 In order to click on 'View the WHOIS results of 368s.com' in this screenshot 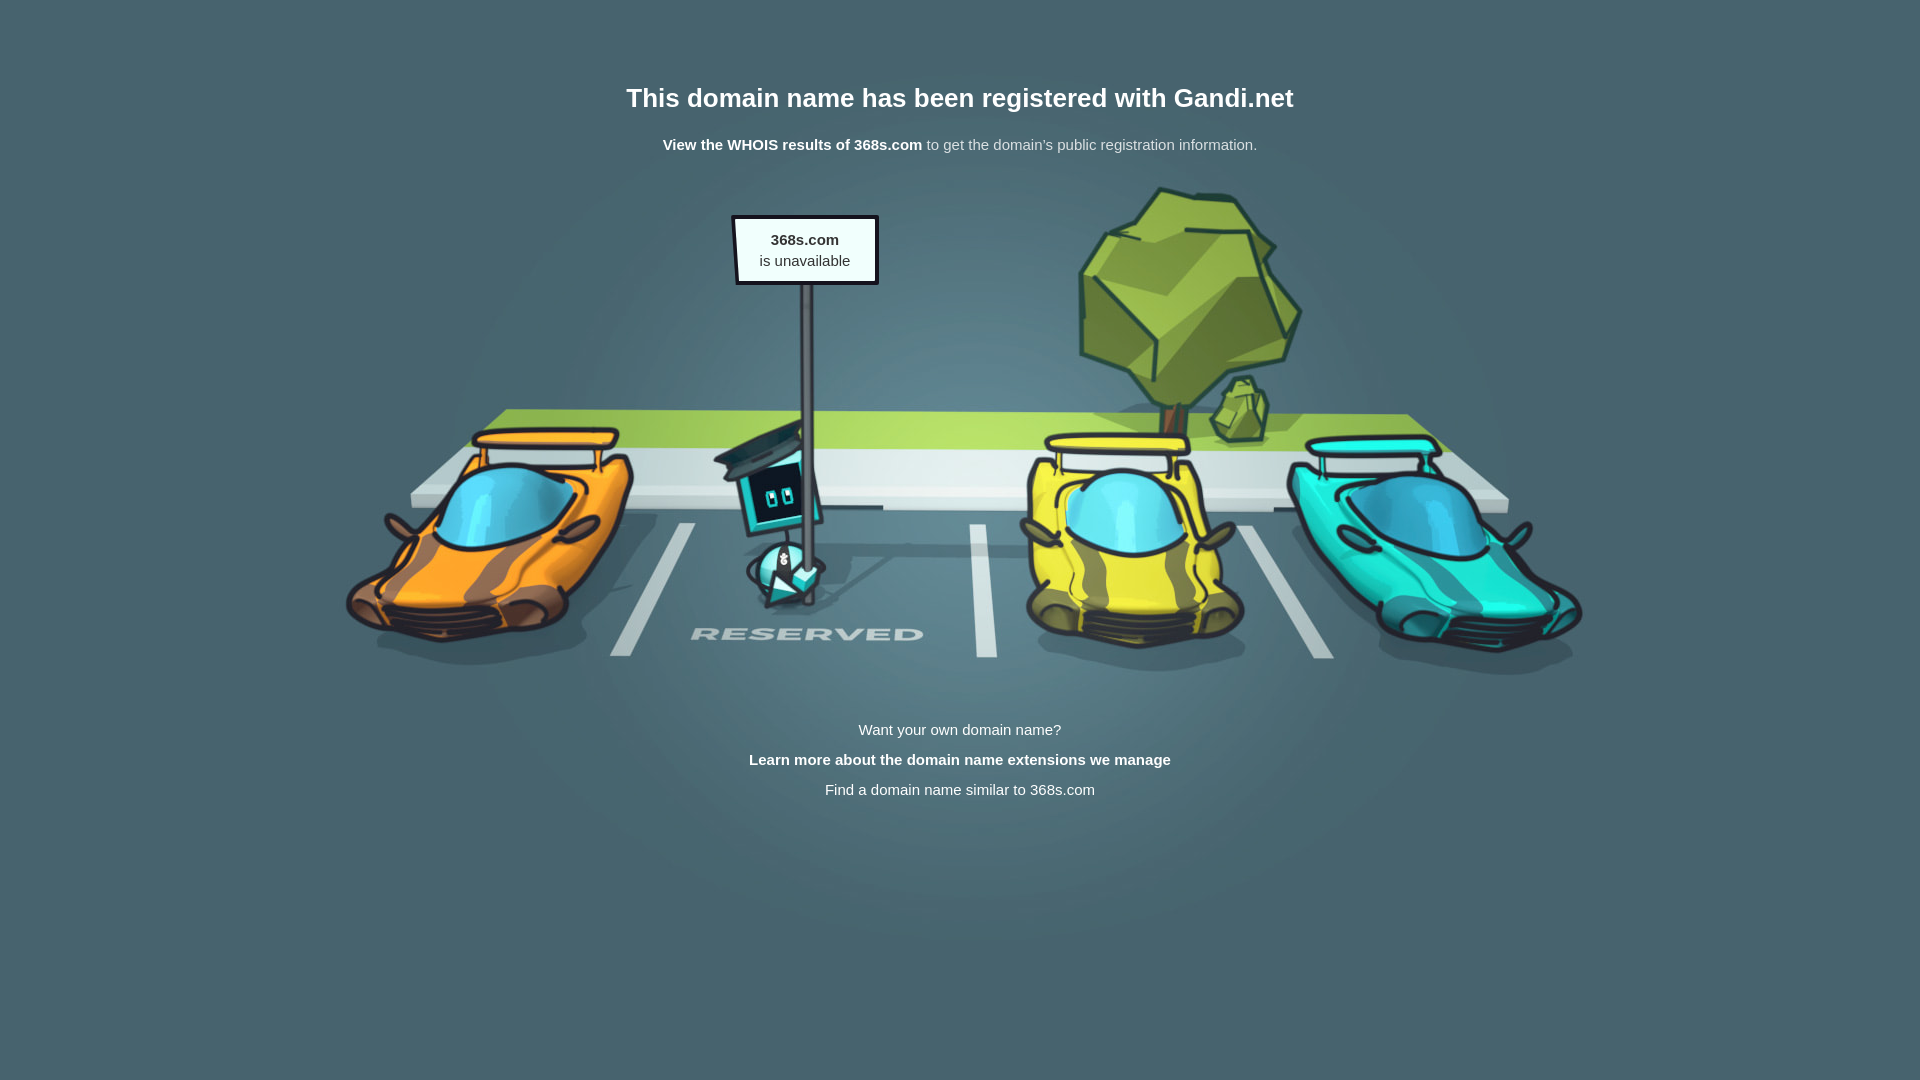, I will do `click(791, 143)`.